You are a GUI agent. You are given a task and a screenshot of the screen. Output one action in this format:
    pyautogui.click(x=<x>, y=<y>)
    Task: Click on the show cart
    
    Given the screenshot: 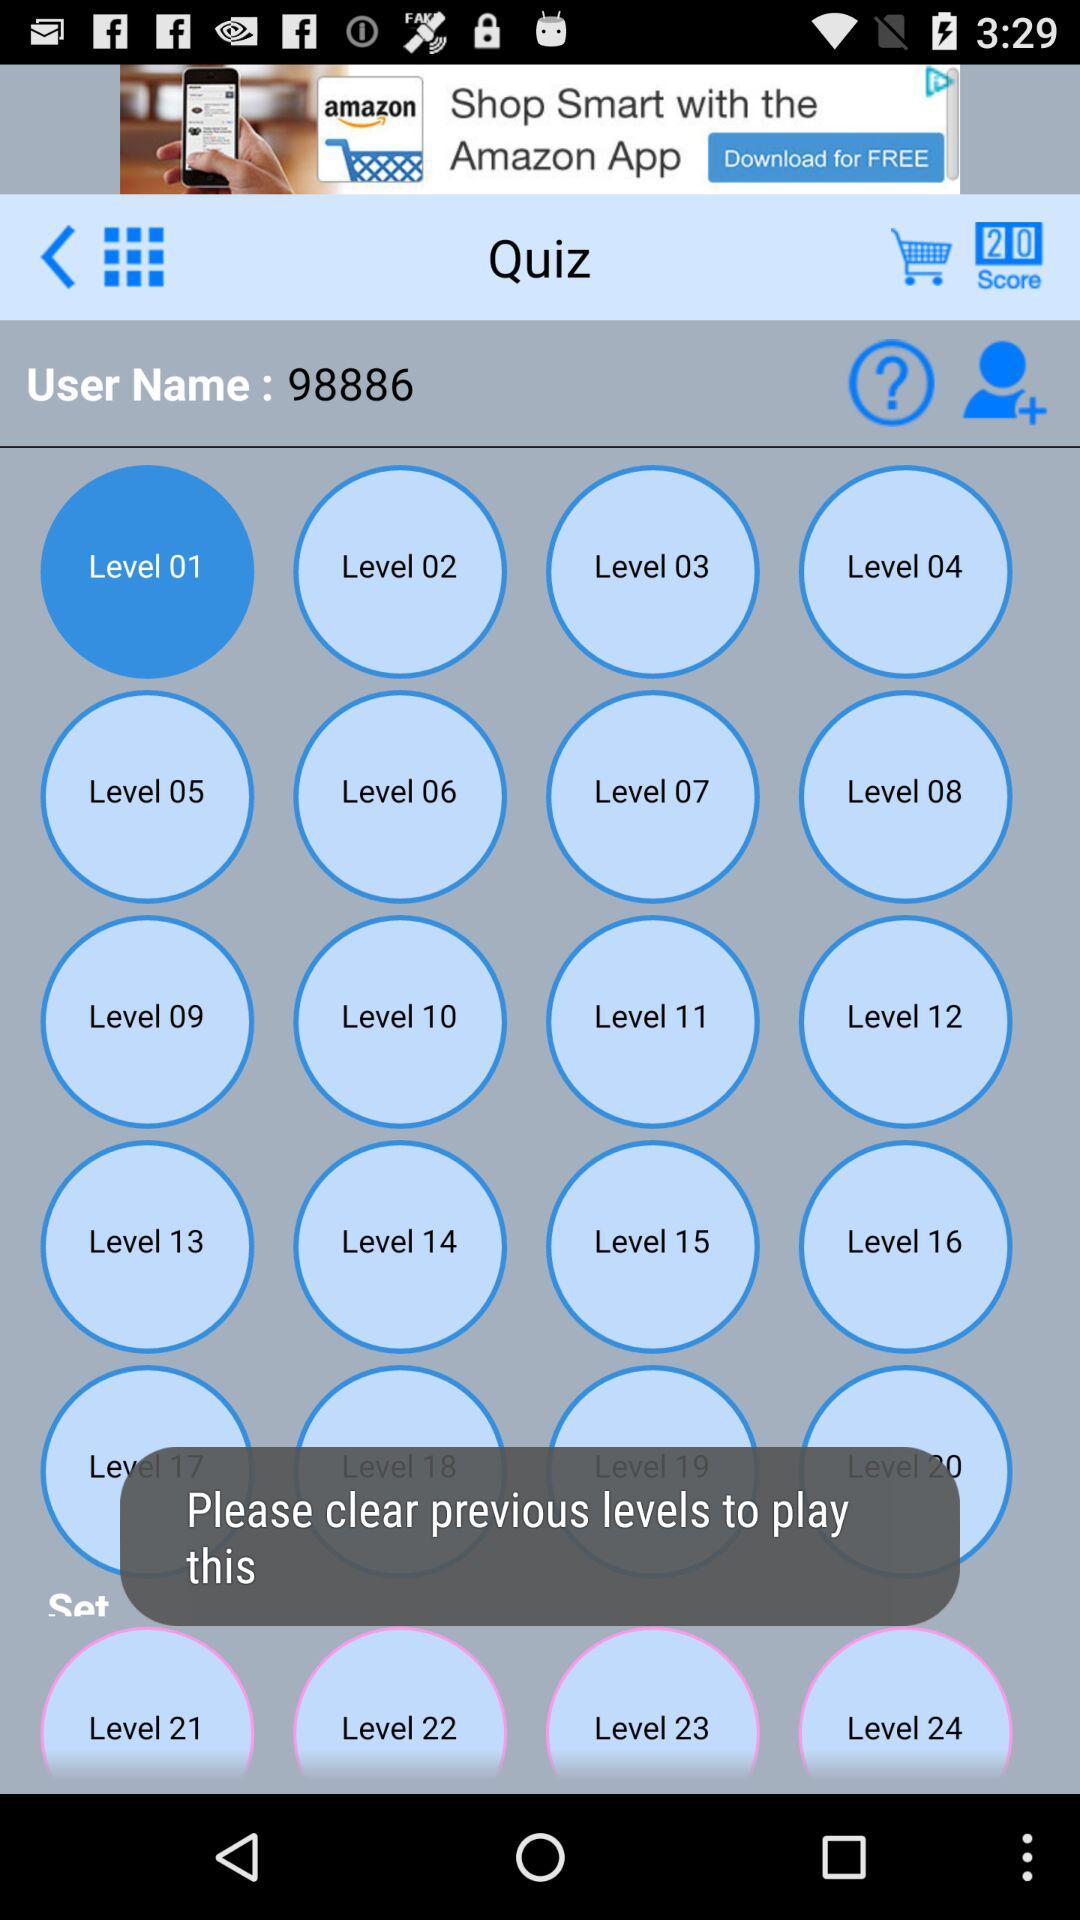 What is the action you would take?
    pyautogui.click(x=921, y=255)
    